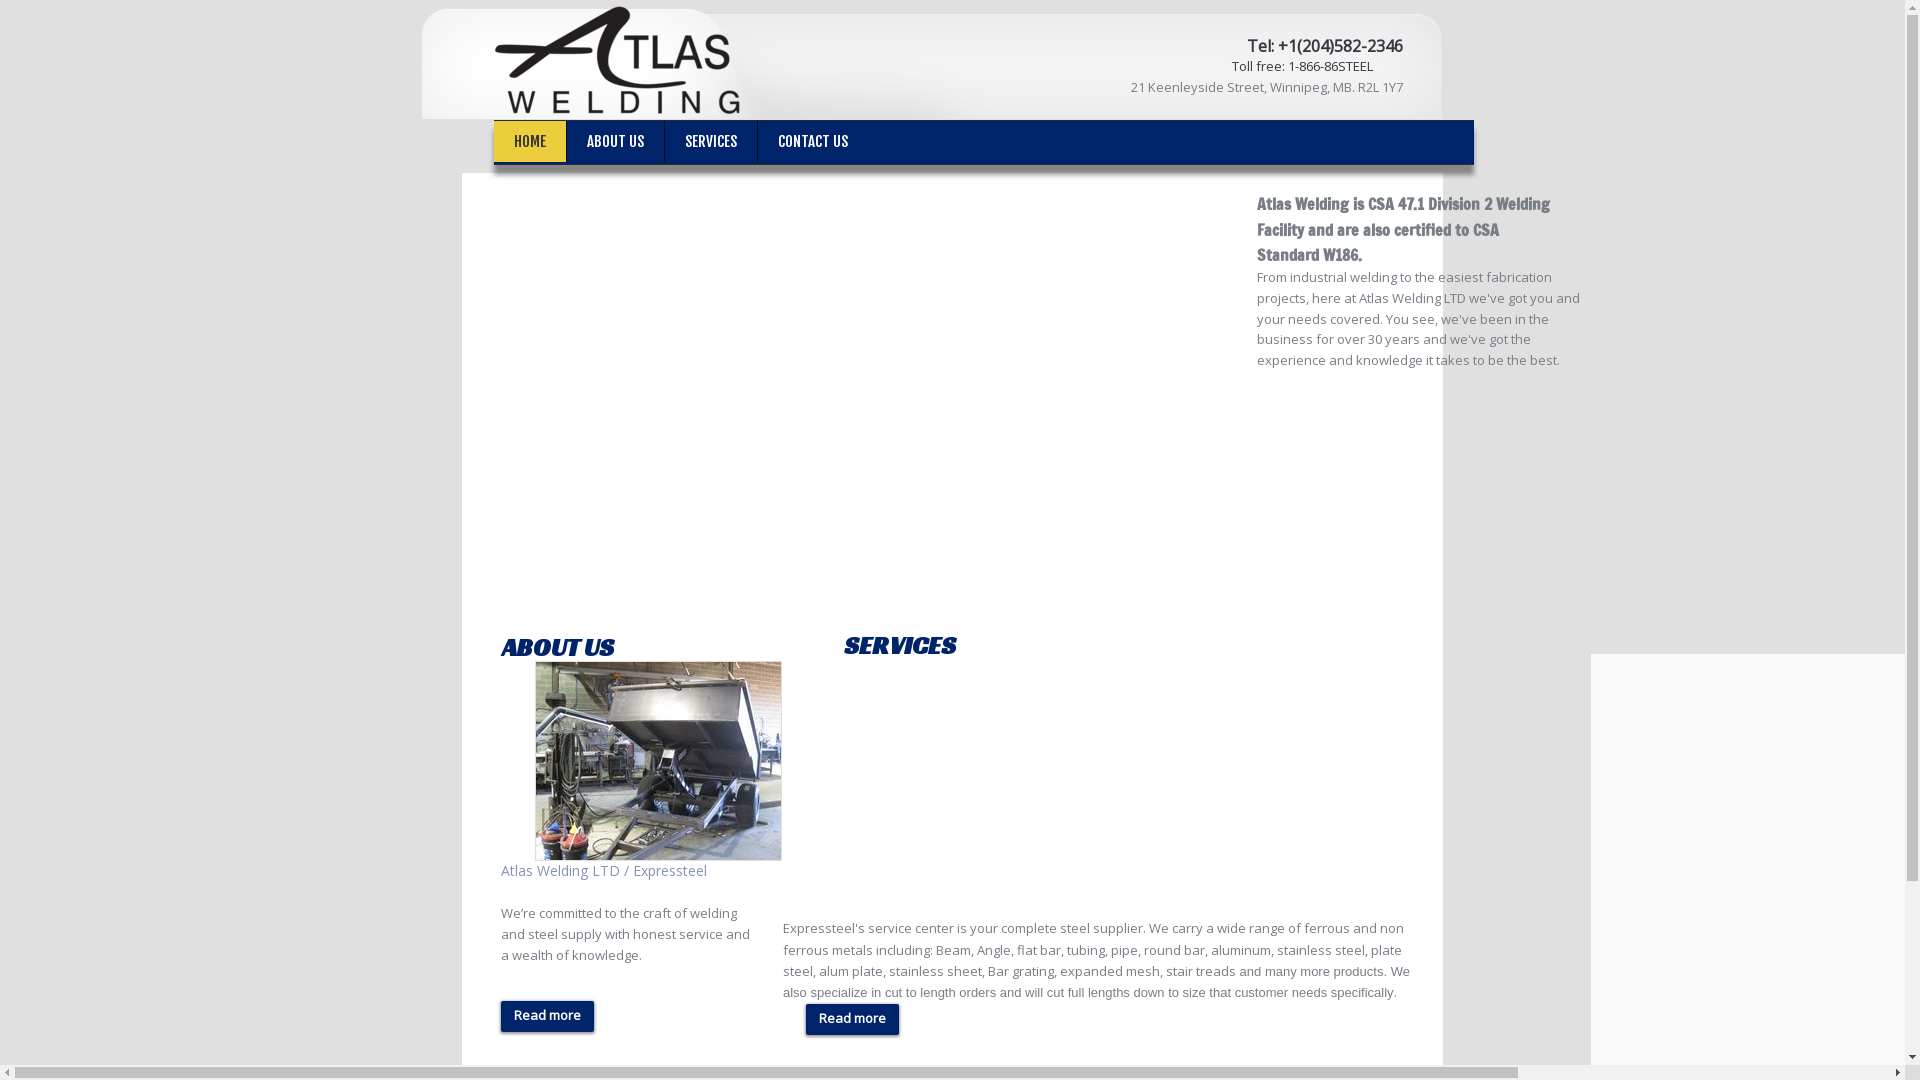 Image resolution: width=1920 pixels, height=1080 pixels. I want to click on 'HOME', so click(529, 140).